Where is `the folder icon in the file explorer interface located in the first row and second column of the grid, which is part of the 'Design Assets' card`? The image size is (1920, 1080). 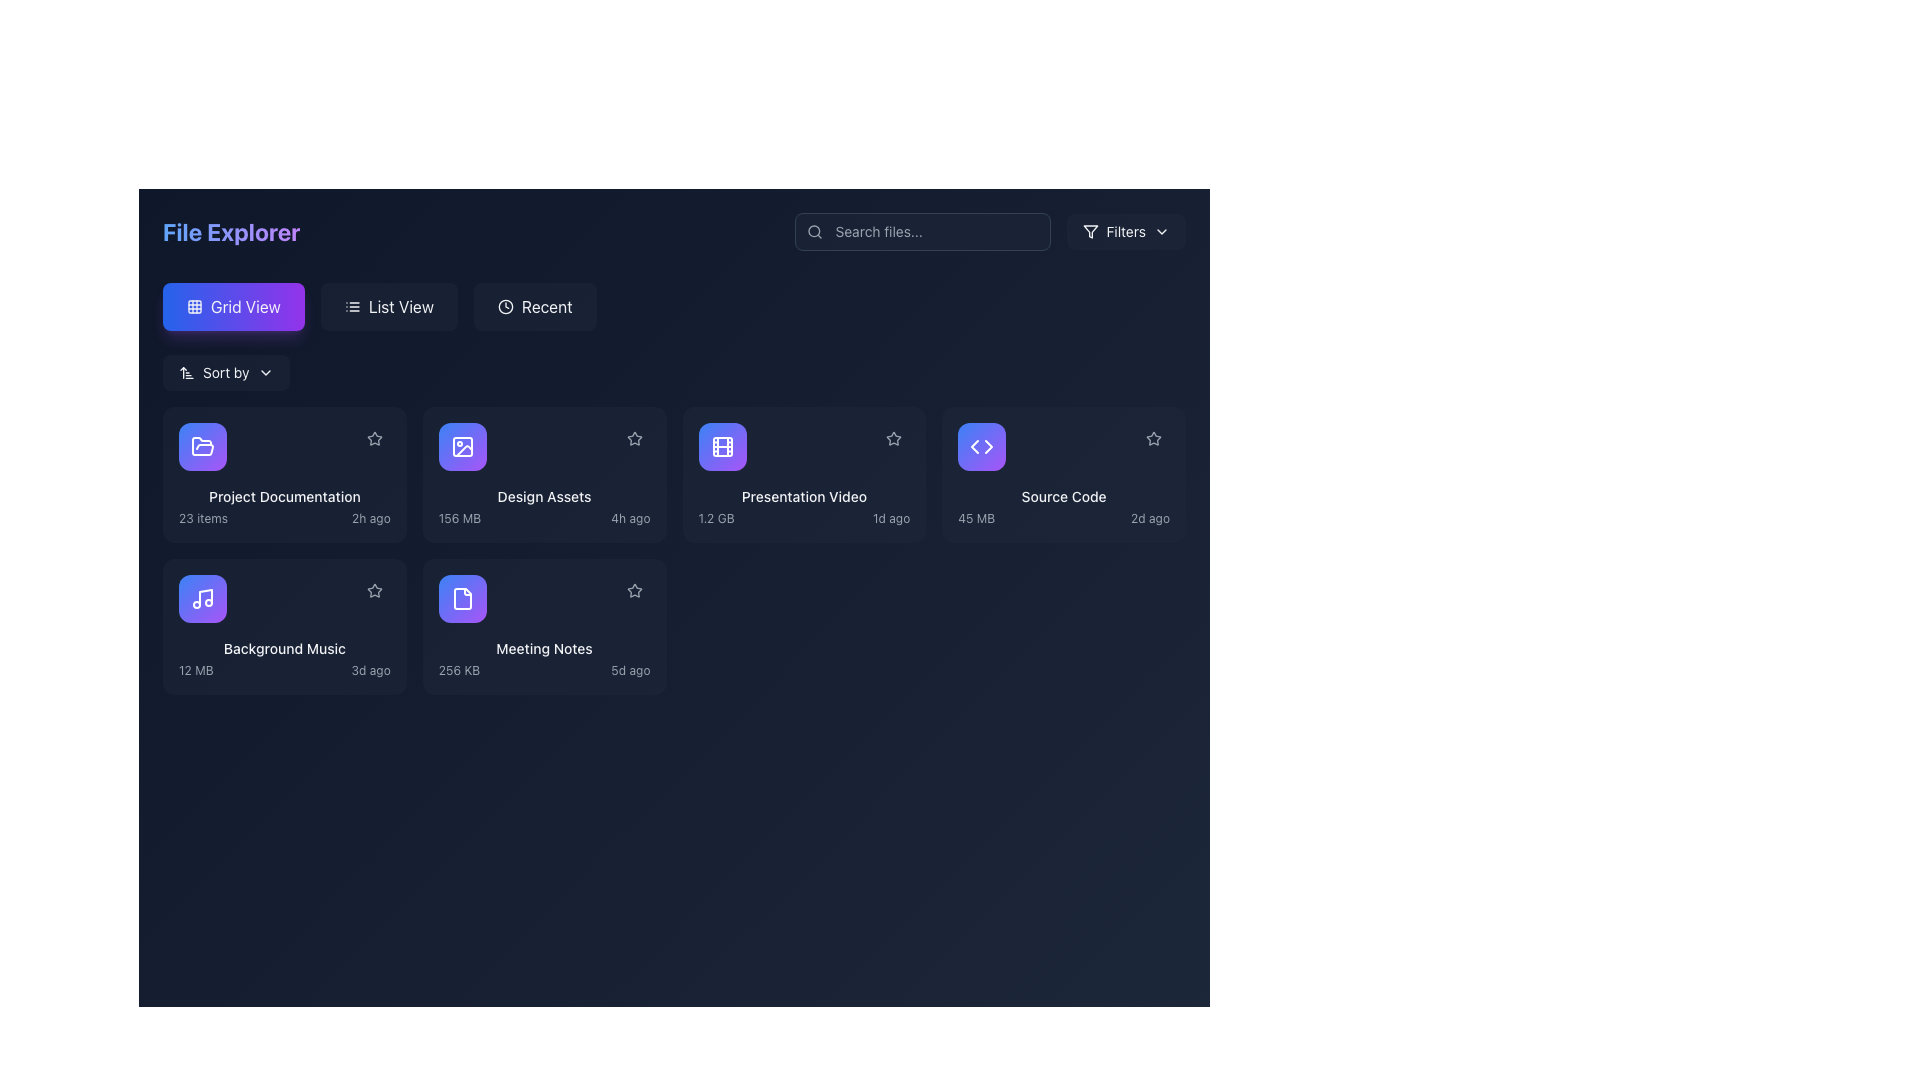 the folder icon in the file explorer interface located in the first row and second column of the grid, which is part of the 'Design Assets' card is located at coordinates (202, 445).